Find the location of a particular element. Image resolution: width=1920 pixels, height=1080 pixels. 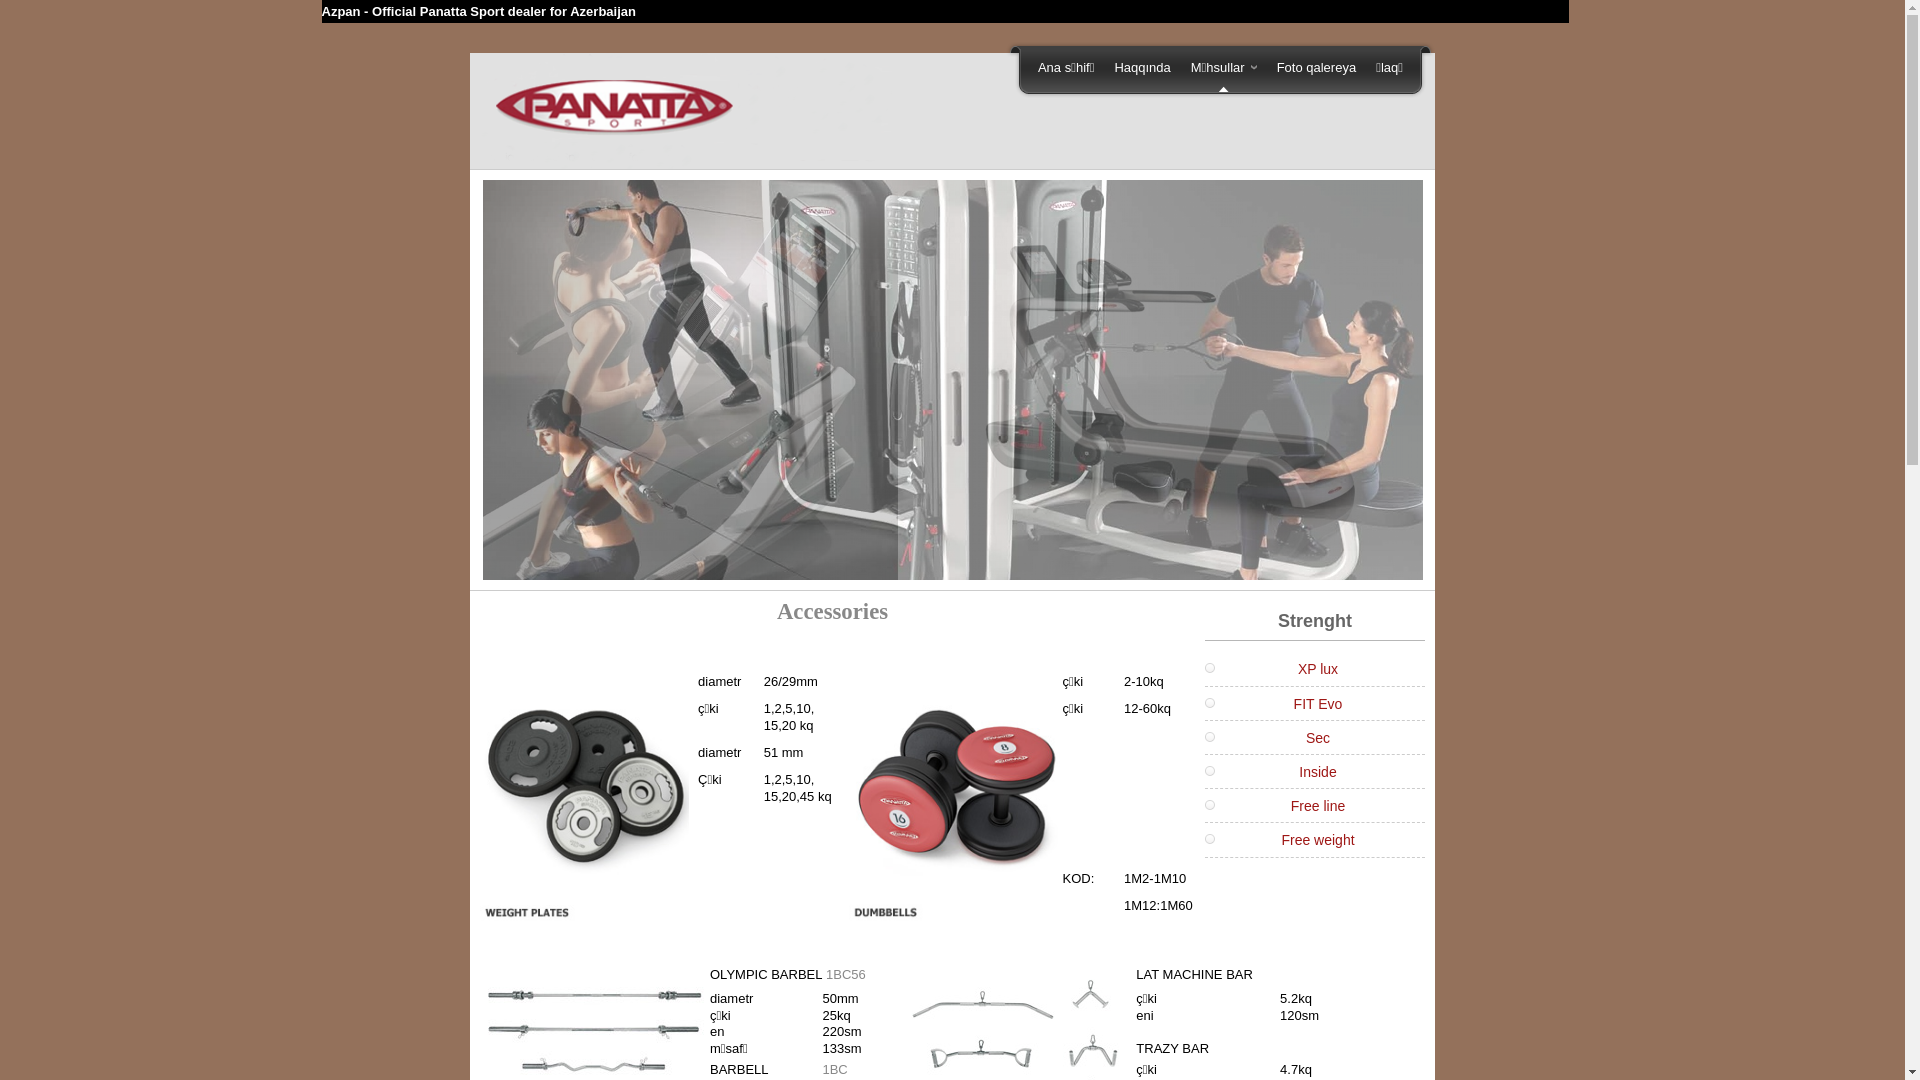

'FIT Evo' is located at coordinates (1318, 703).